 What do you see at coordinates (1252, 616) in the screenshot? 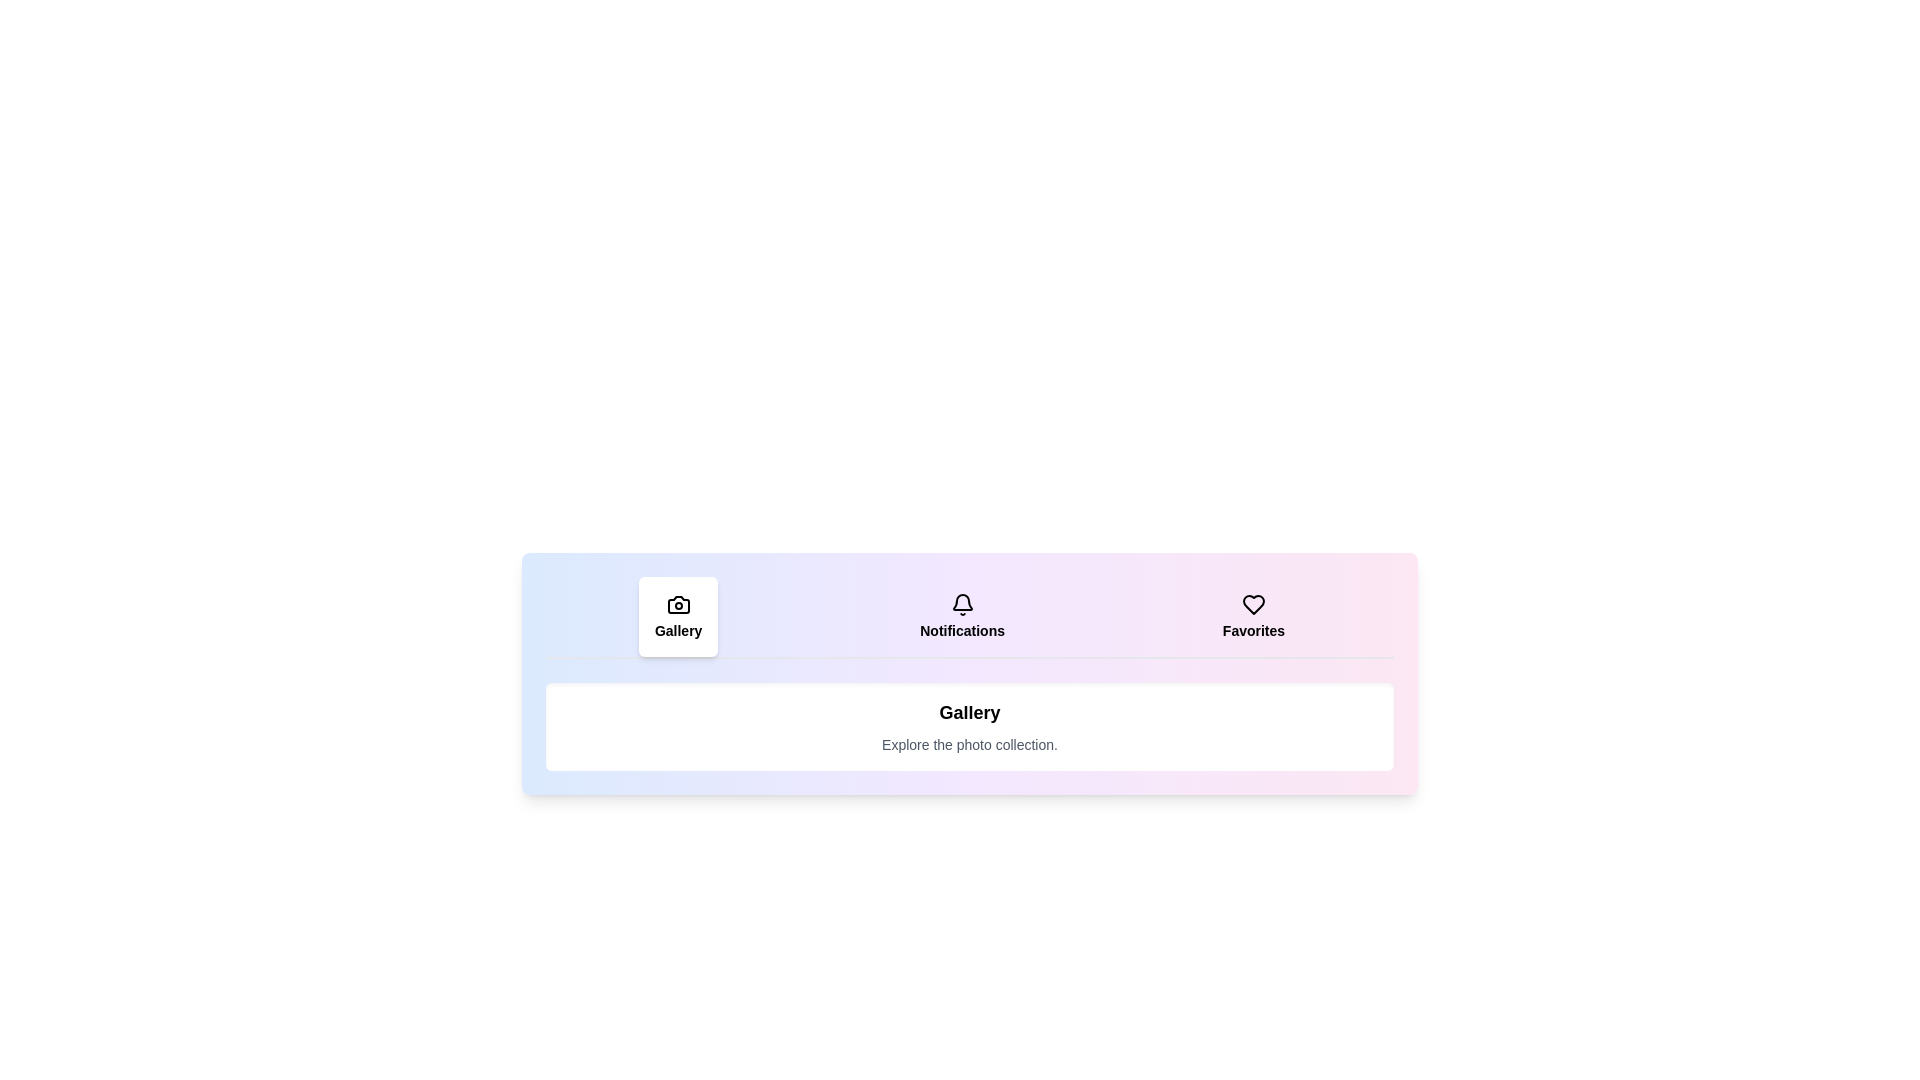
I see `the Favorites tab to view its content` at bounding box center [1252, 616].